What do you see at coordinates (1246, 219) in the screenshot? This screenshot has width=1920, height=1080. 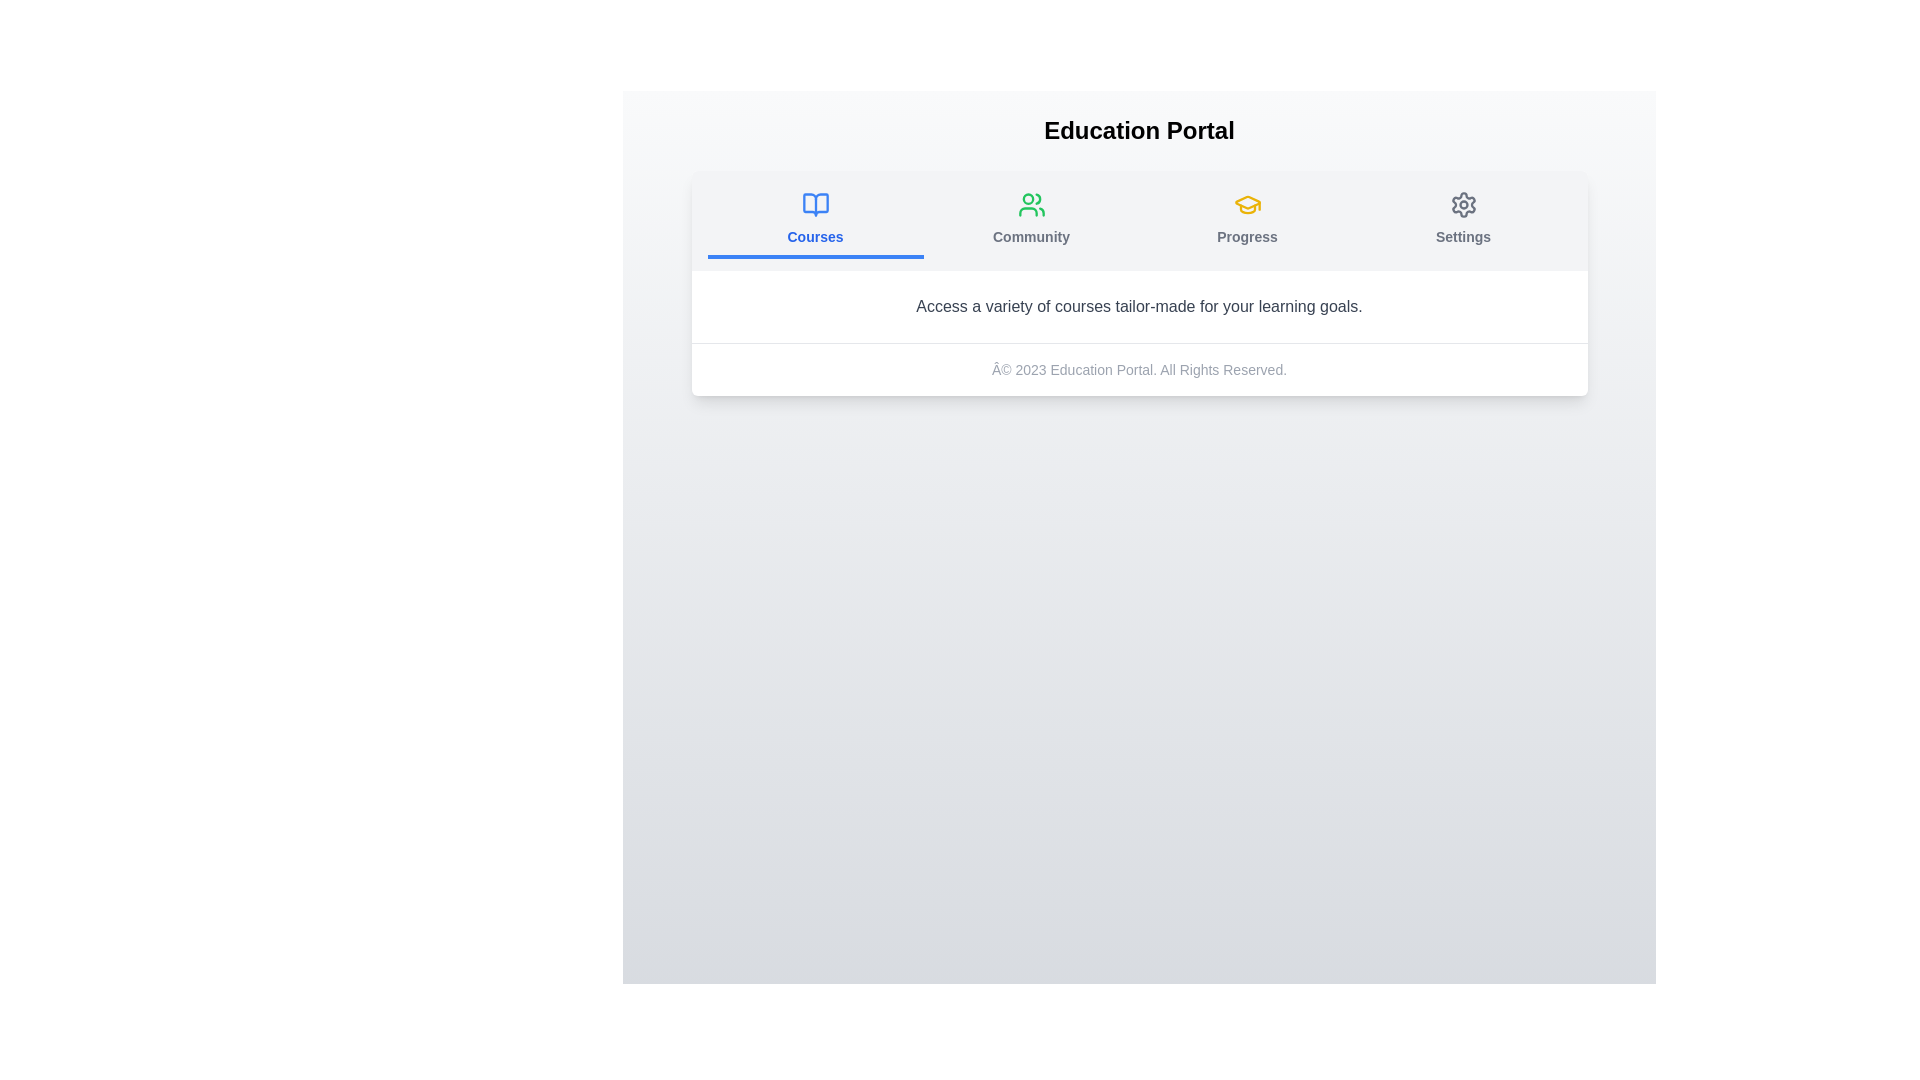 I see `the third interactive button in the navigation menu, which is located between the 'Community' and 'Settings' options` at bounding box center [1246, 219].